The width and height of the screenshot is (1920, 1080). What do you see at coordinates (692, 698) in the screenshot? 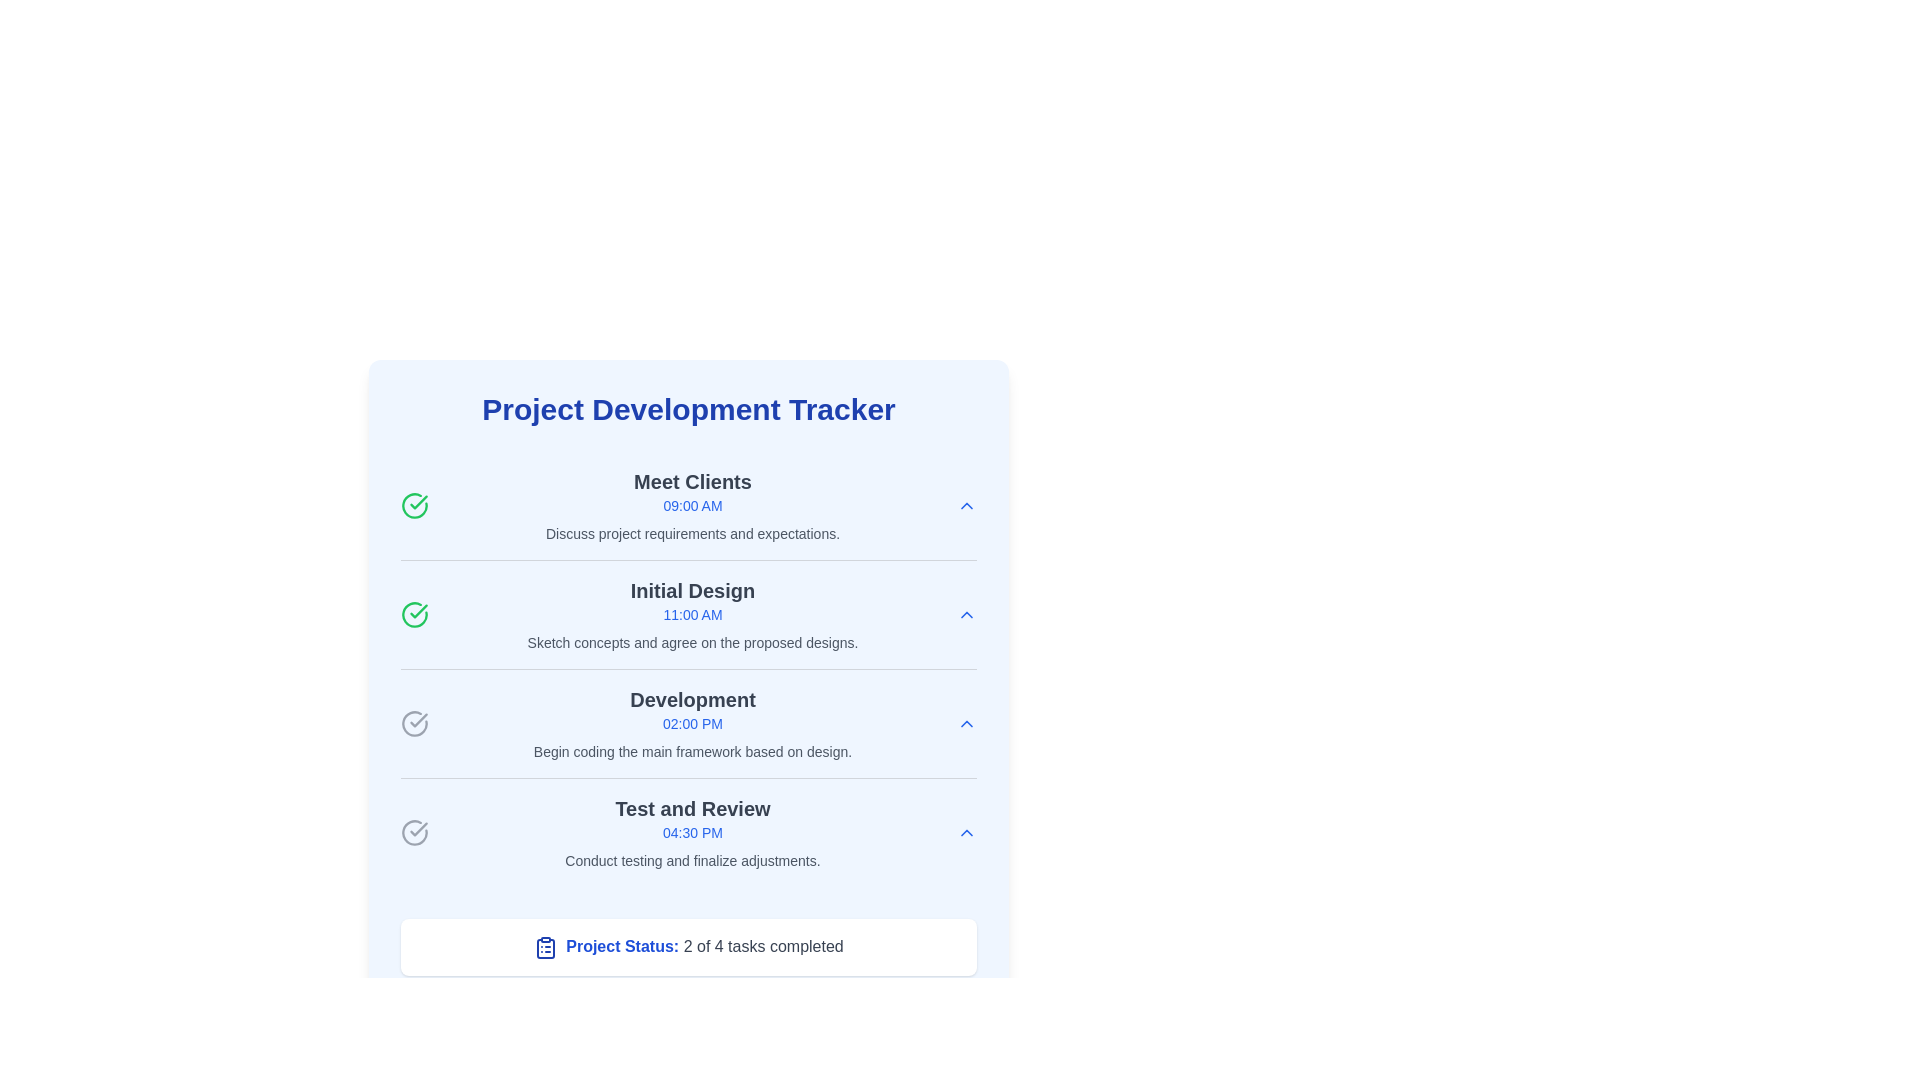
I see `the text display element that shows 'Development' in a bold, large font within the Project Development Tracker section` at bounding box center [692, 698].